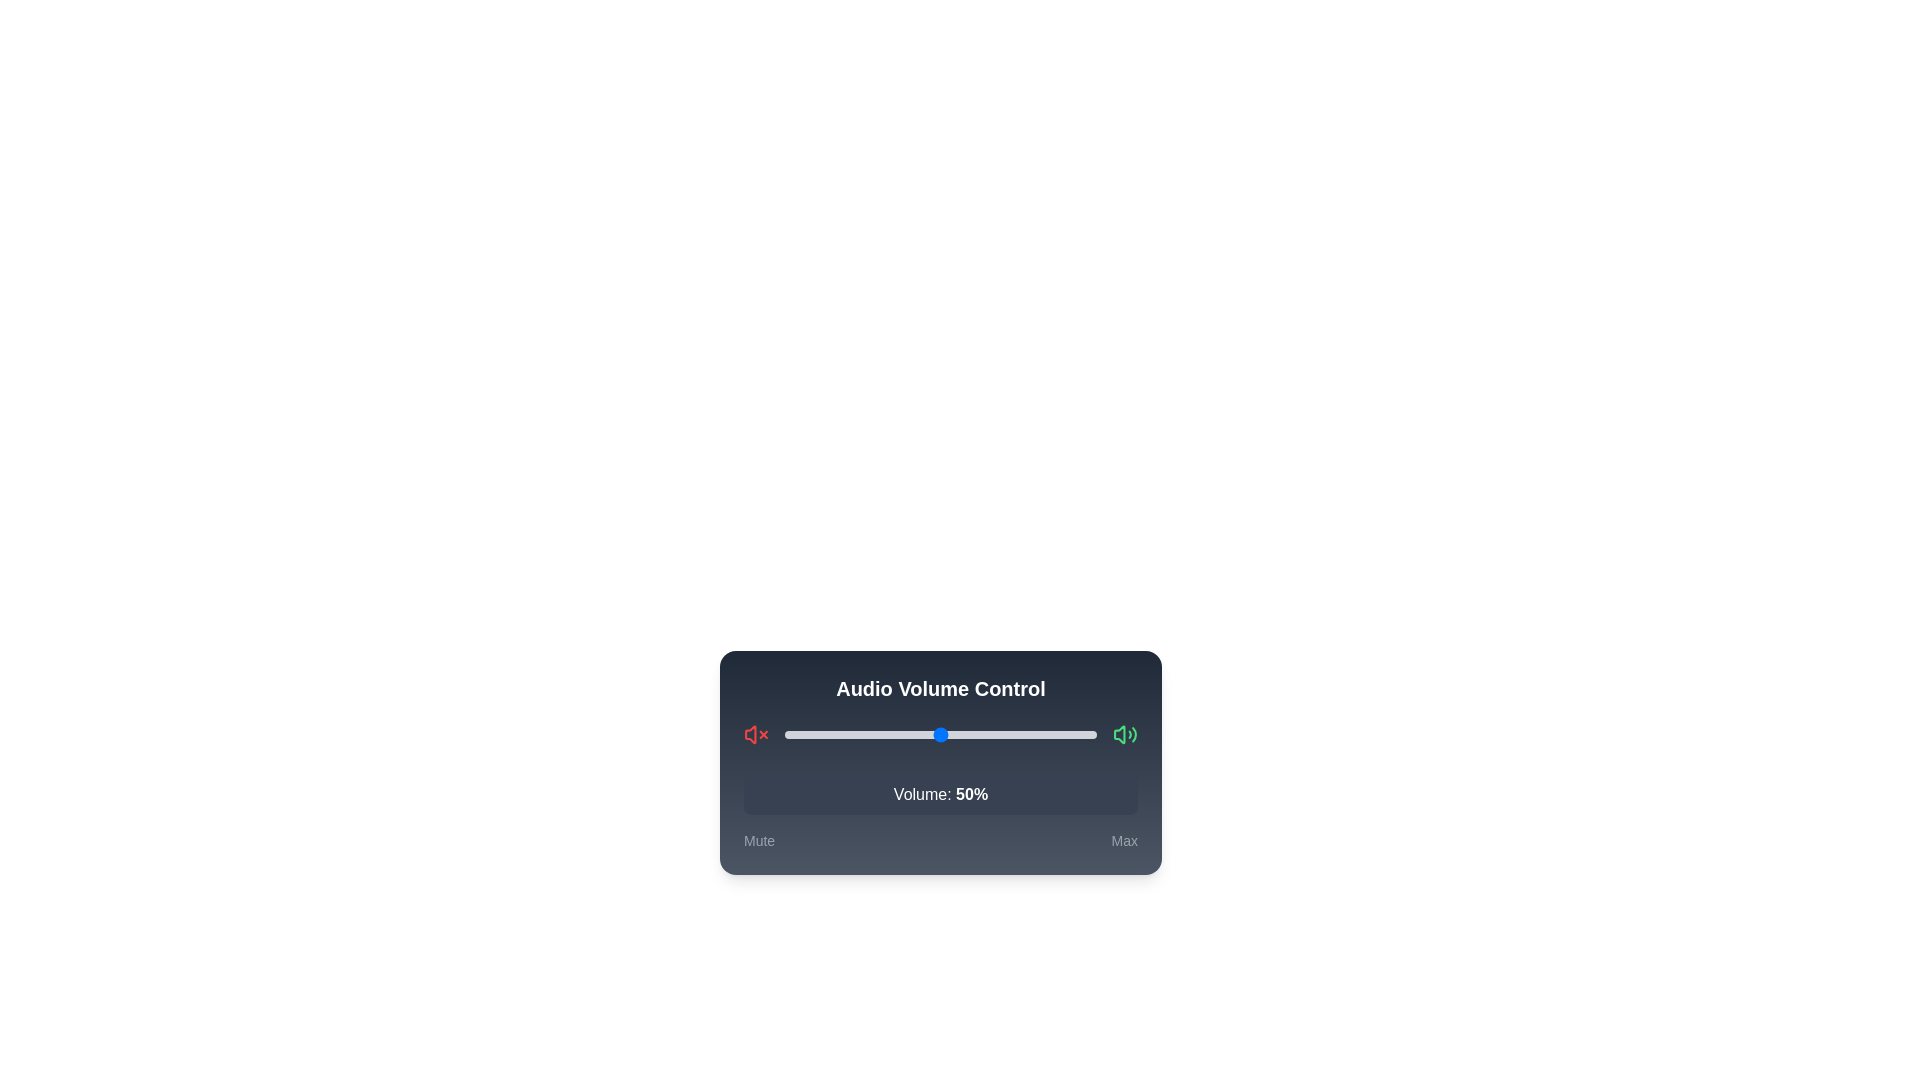 This screenshot has height=1080, width=1920. I want to click on the 'Max' label to set the volume to maximum, so click(1124, 840).